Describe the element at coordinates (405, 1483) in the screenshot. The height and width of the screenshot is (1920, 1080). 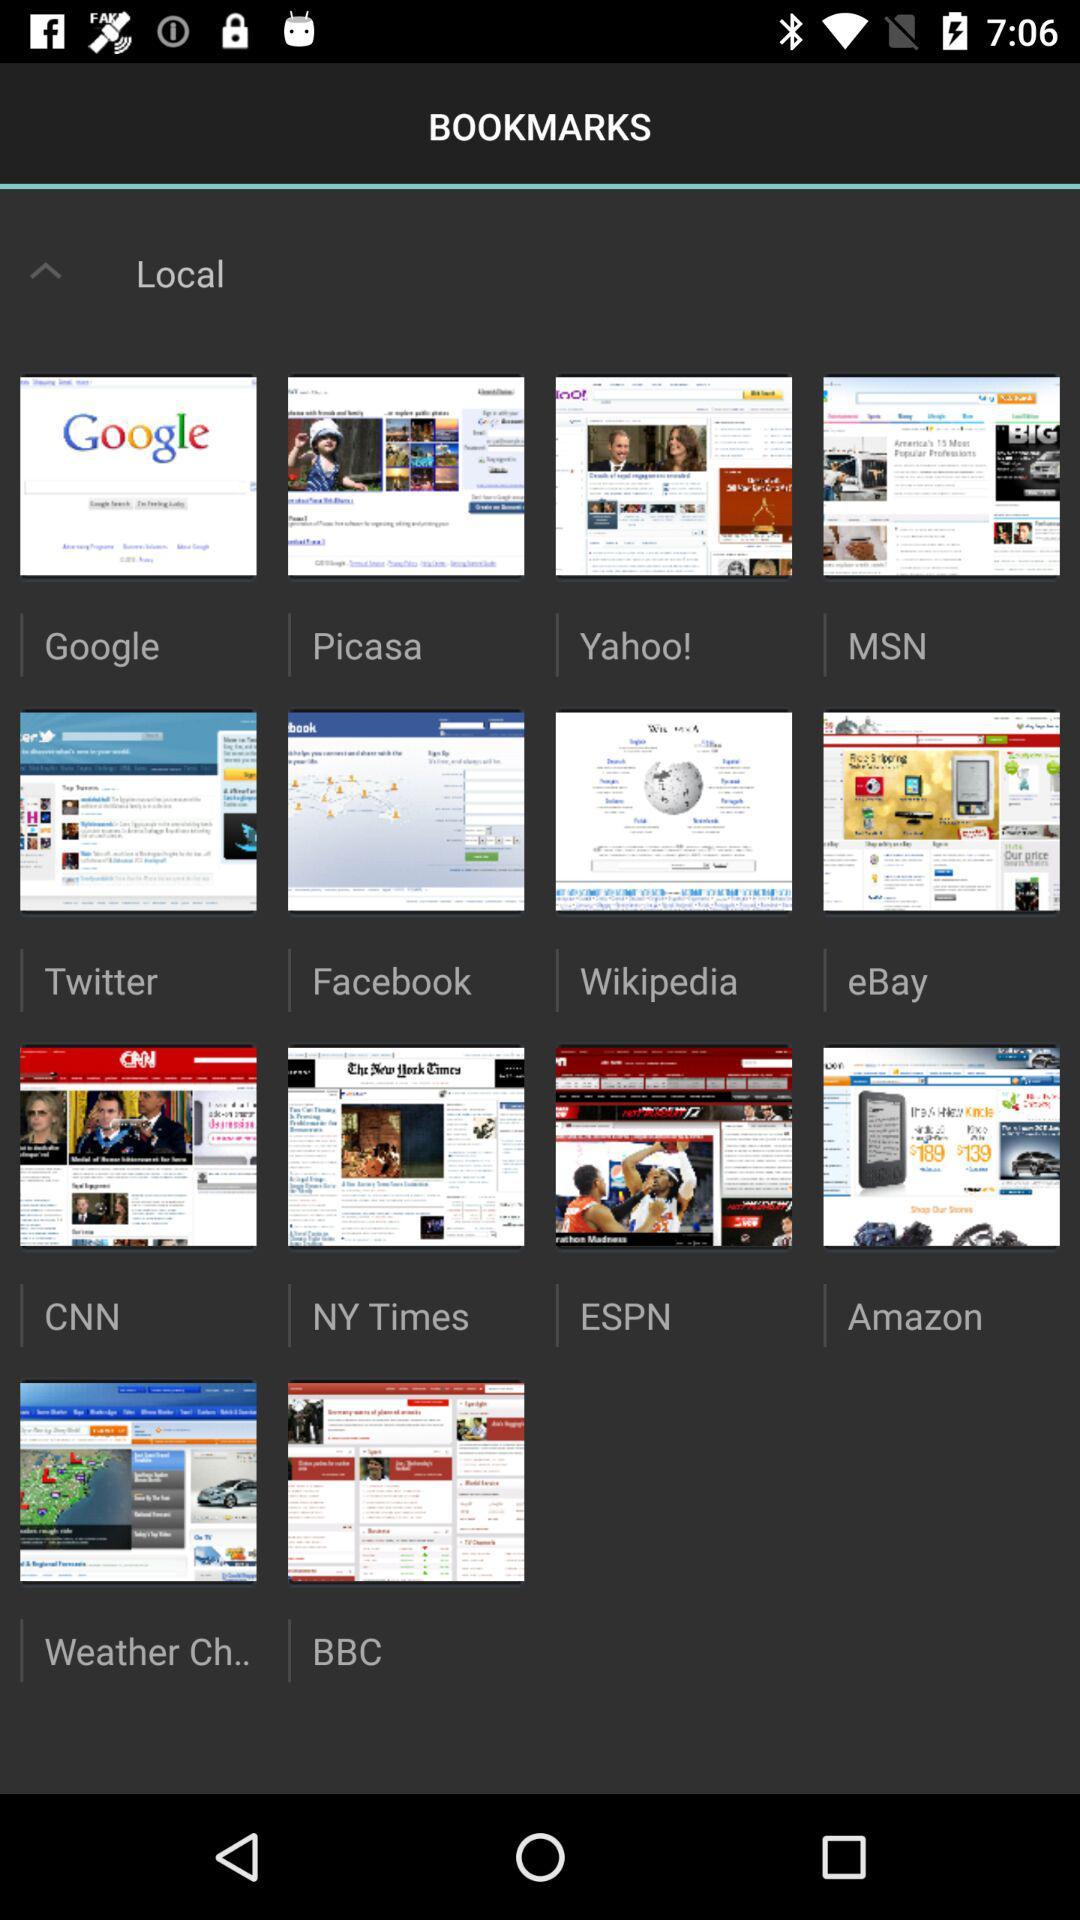
I see `image above bbc` at that location.